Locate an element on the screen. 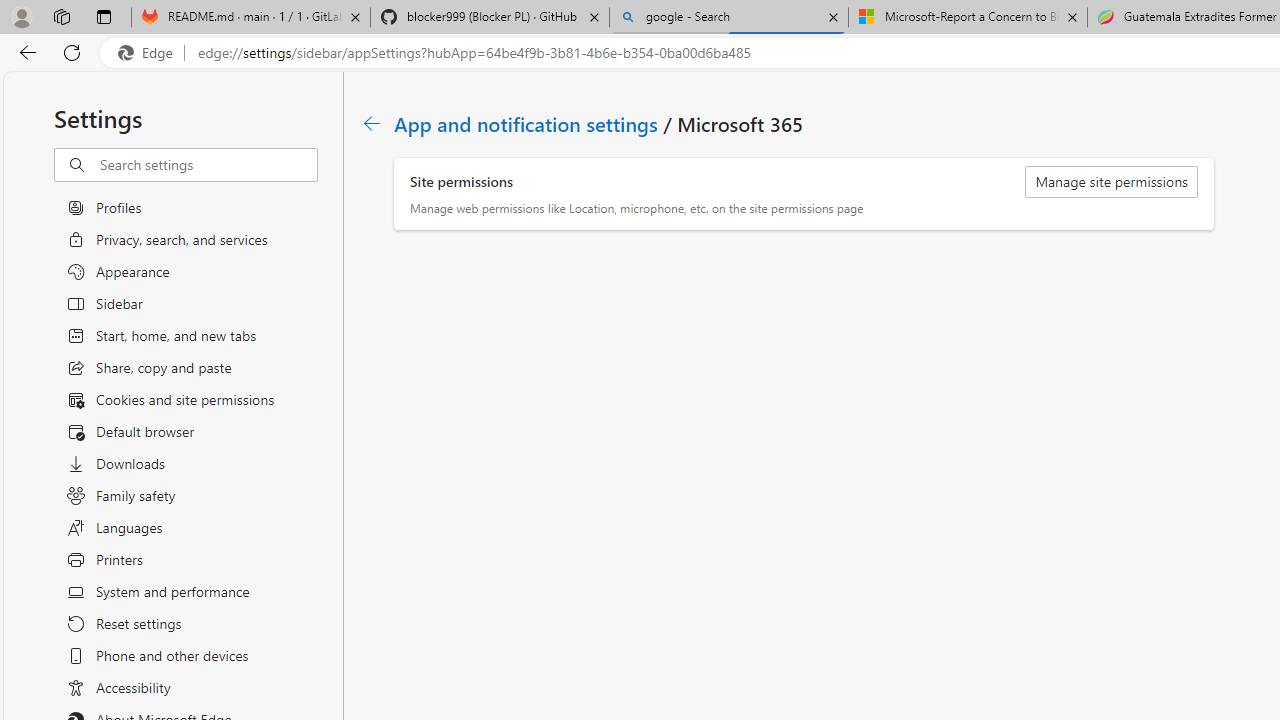 The image size is (1280, 720). 'Search settings' is located at coordinates (208, 164).